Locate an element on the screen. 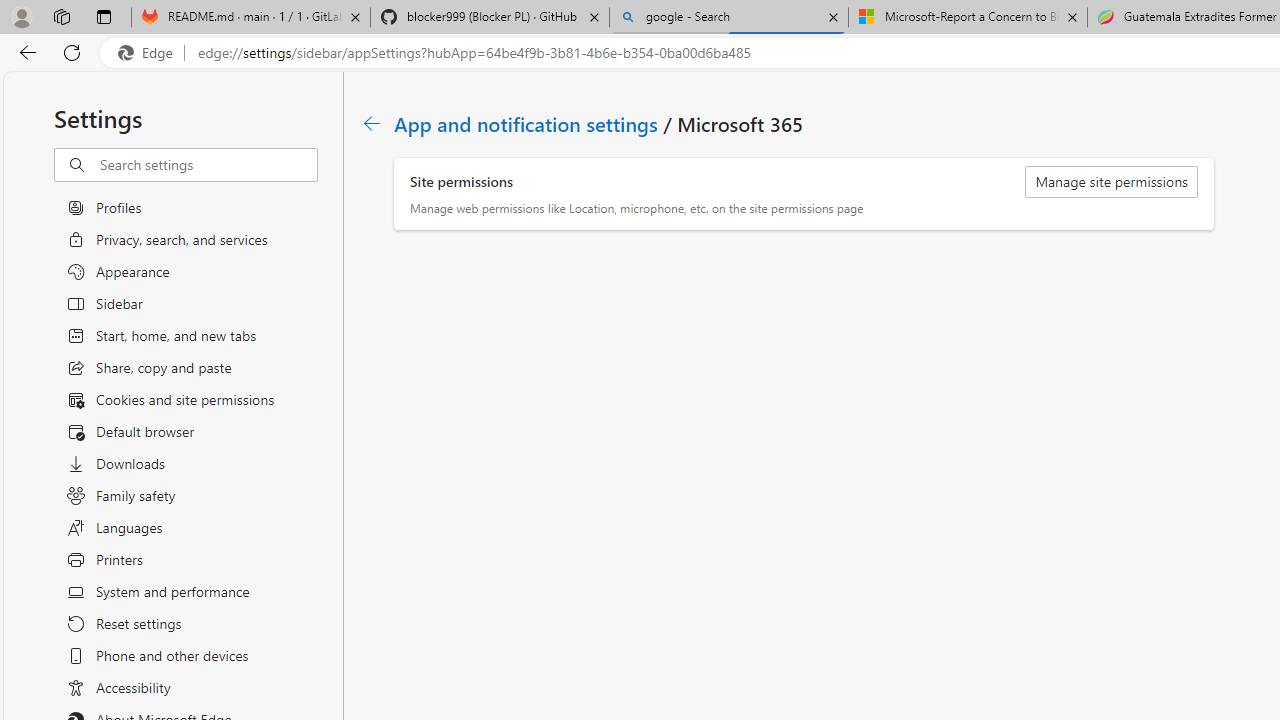 The image size is (1280, 720). 'Search settings' is located at coordinates (208, 164).